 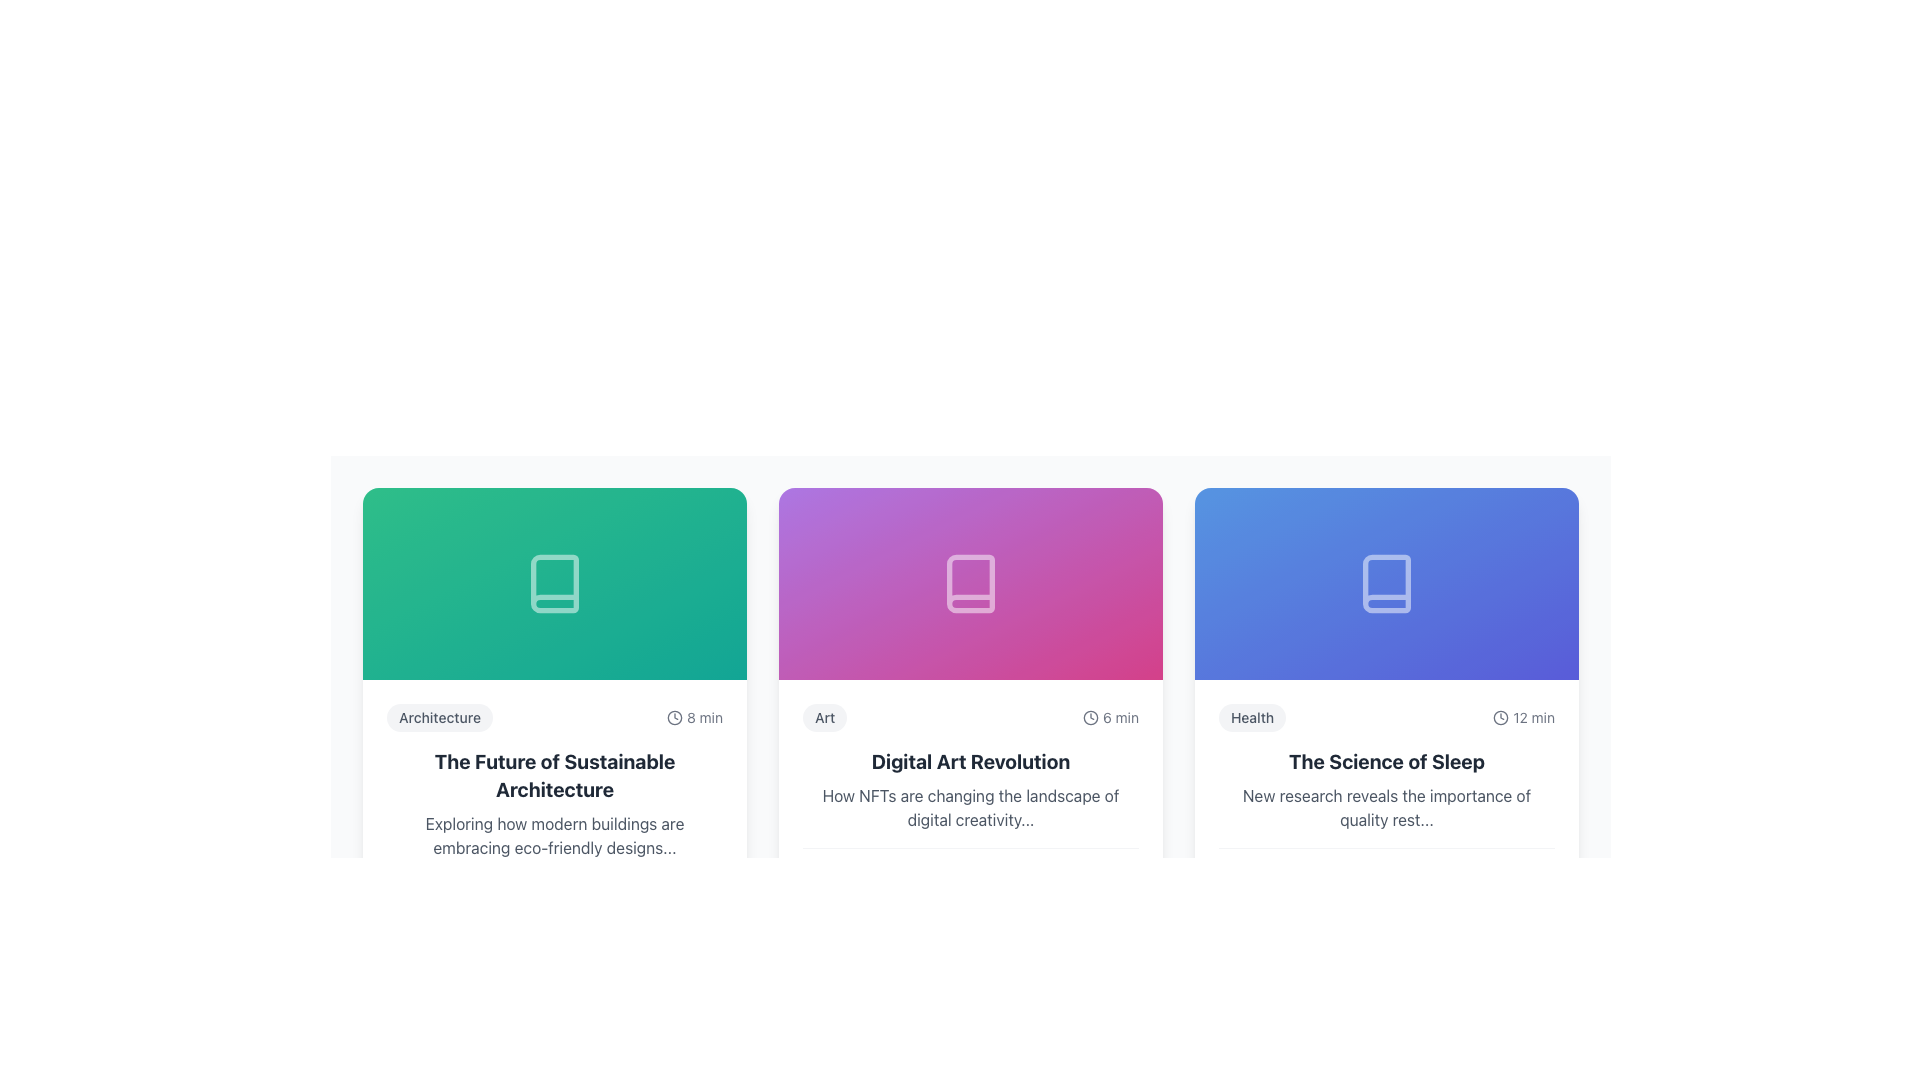 What do you see at coordinates (970, 583) in the screenshot?
I see `the book icon which is centered within a purple gradient background card` at bounding box center [970, 583].